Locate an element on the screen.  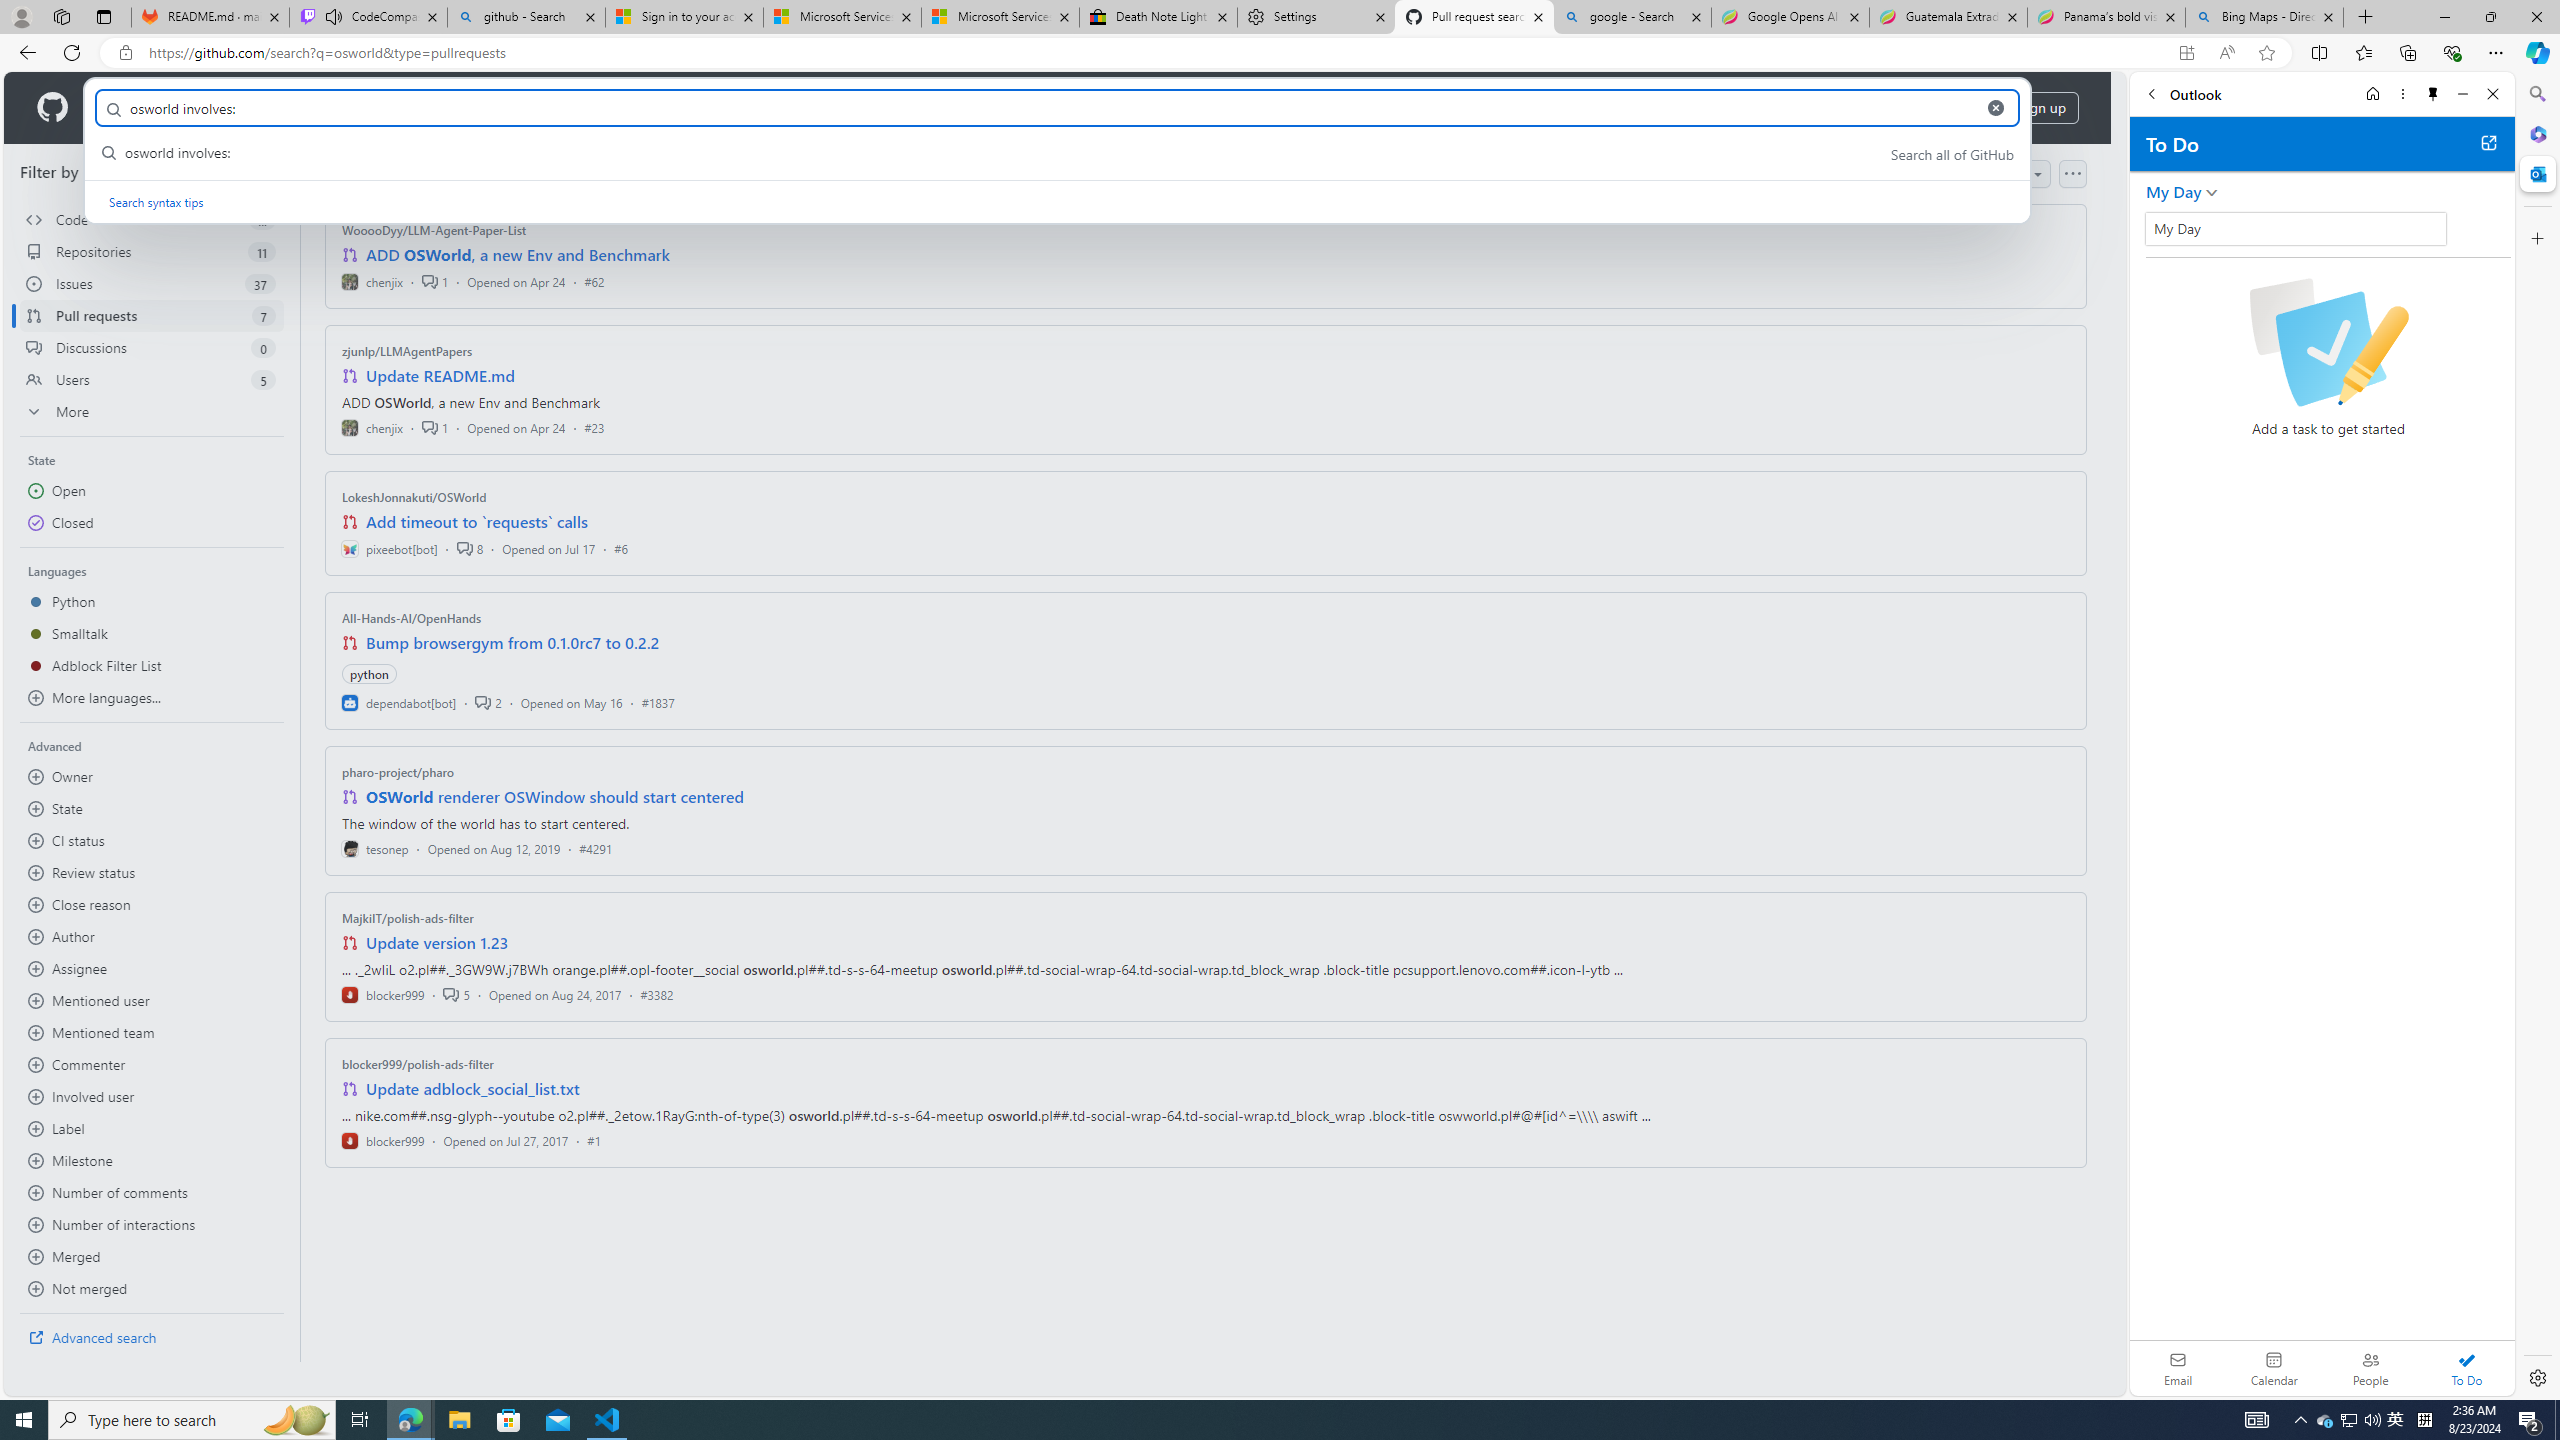
'Enterprise' is located at coordinates (562, 107).